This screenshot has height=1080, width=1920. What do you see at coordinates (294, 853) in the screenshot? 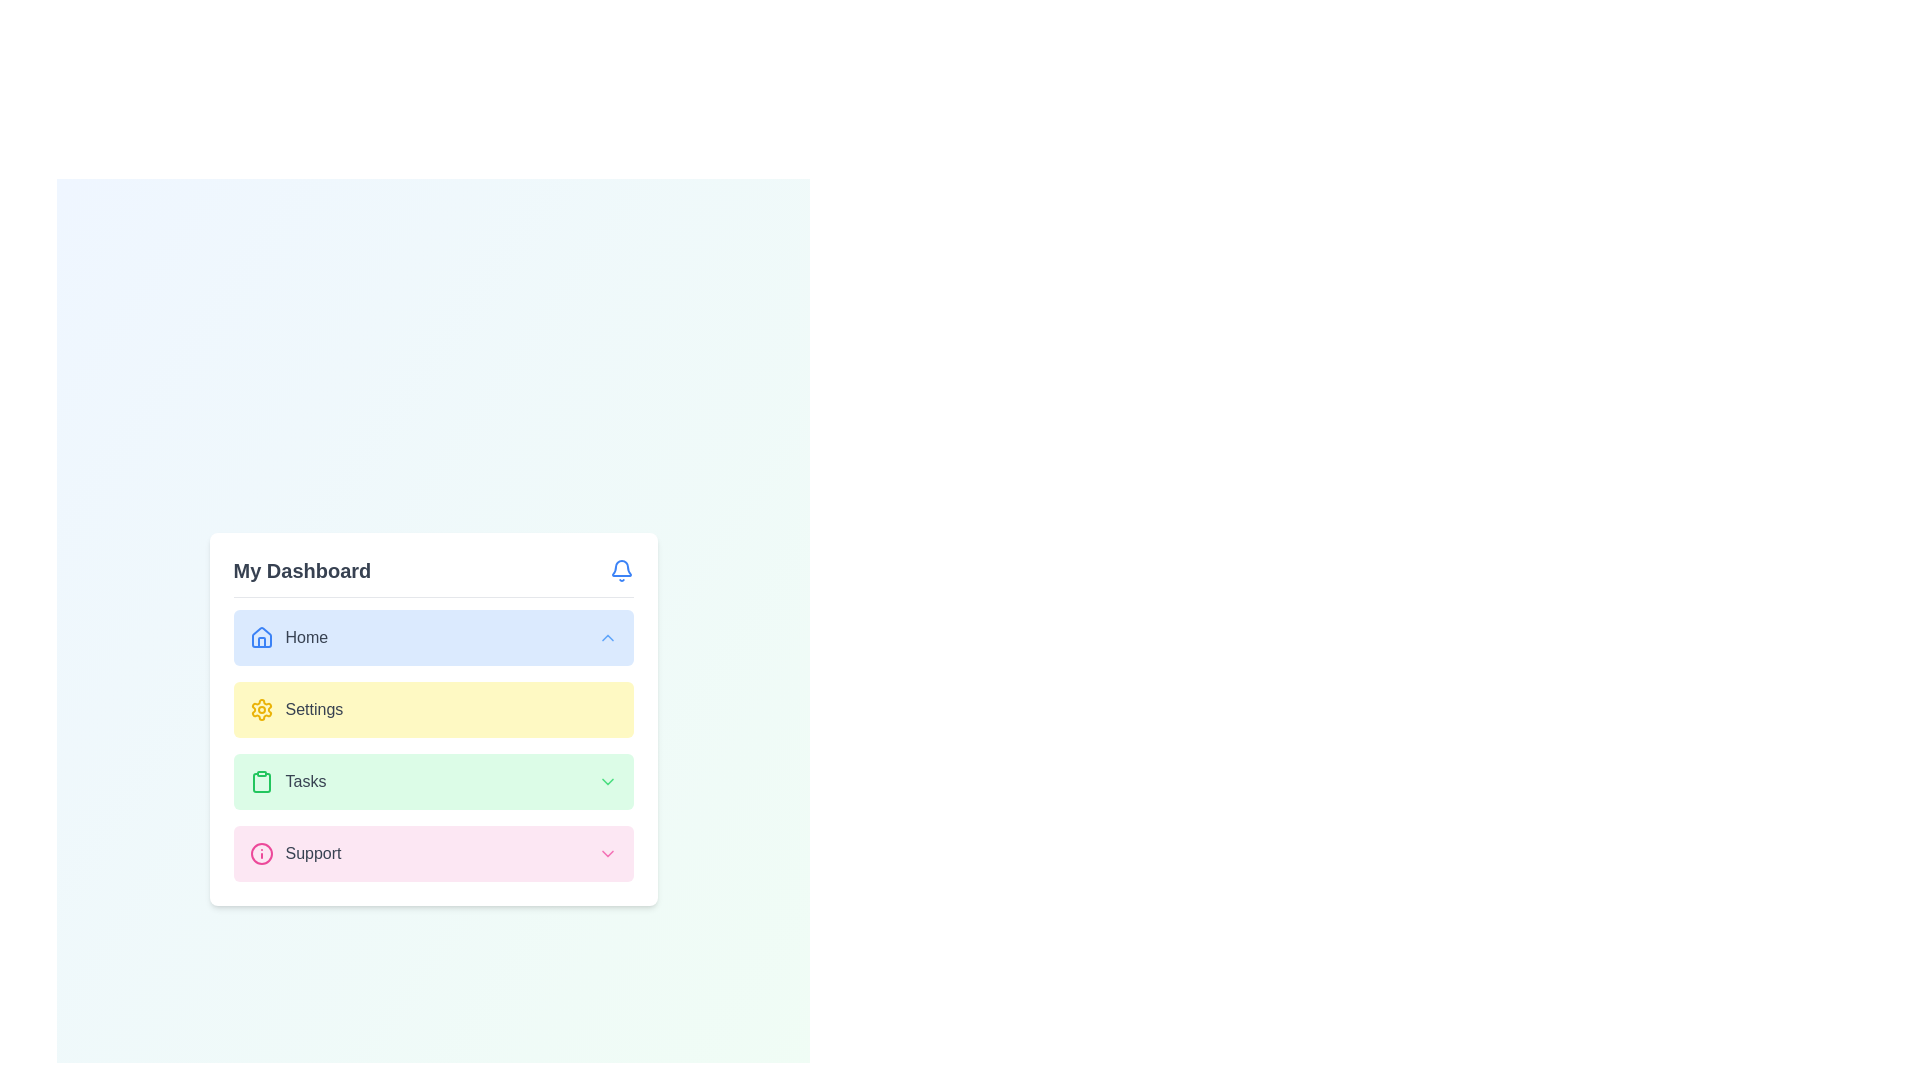
I see `text content of the 'Support' text label, which is styled with a medium font weight and gray color, located within the fourth item under 'My Dashboard'` at bounding box center [294, 853].